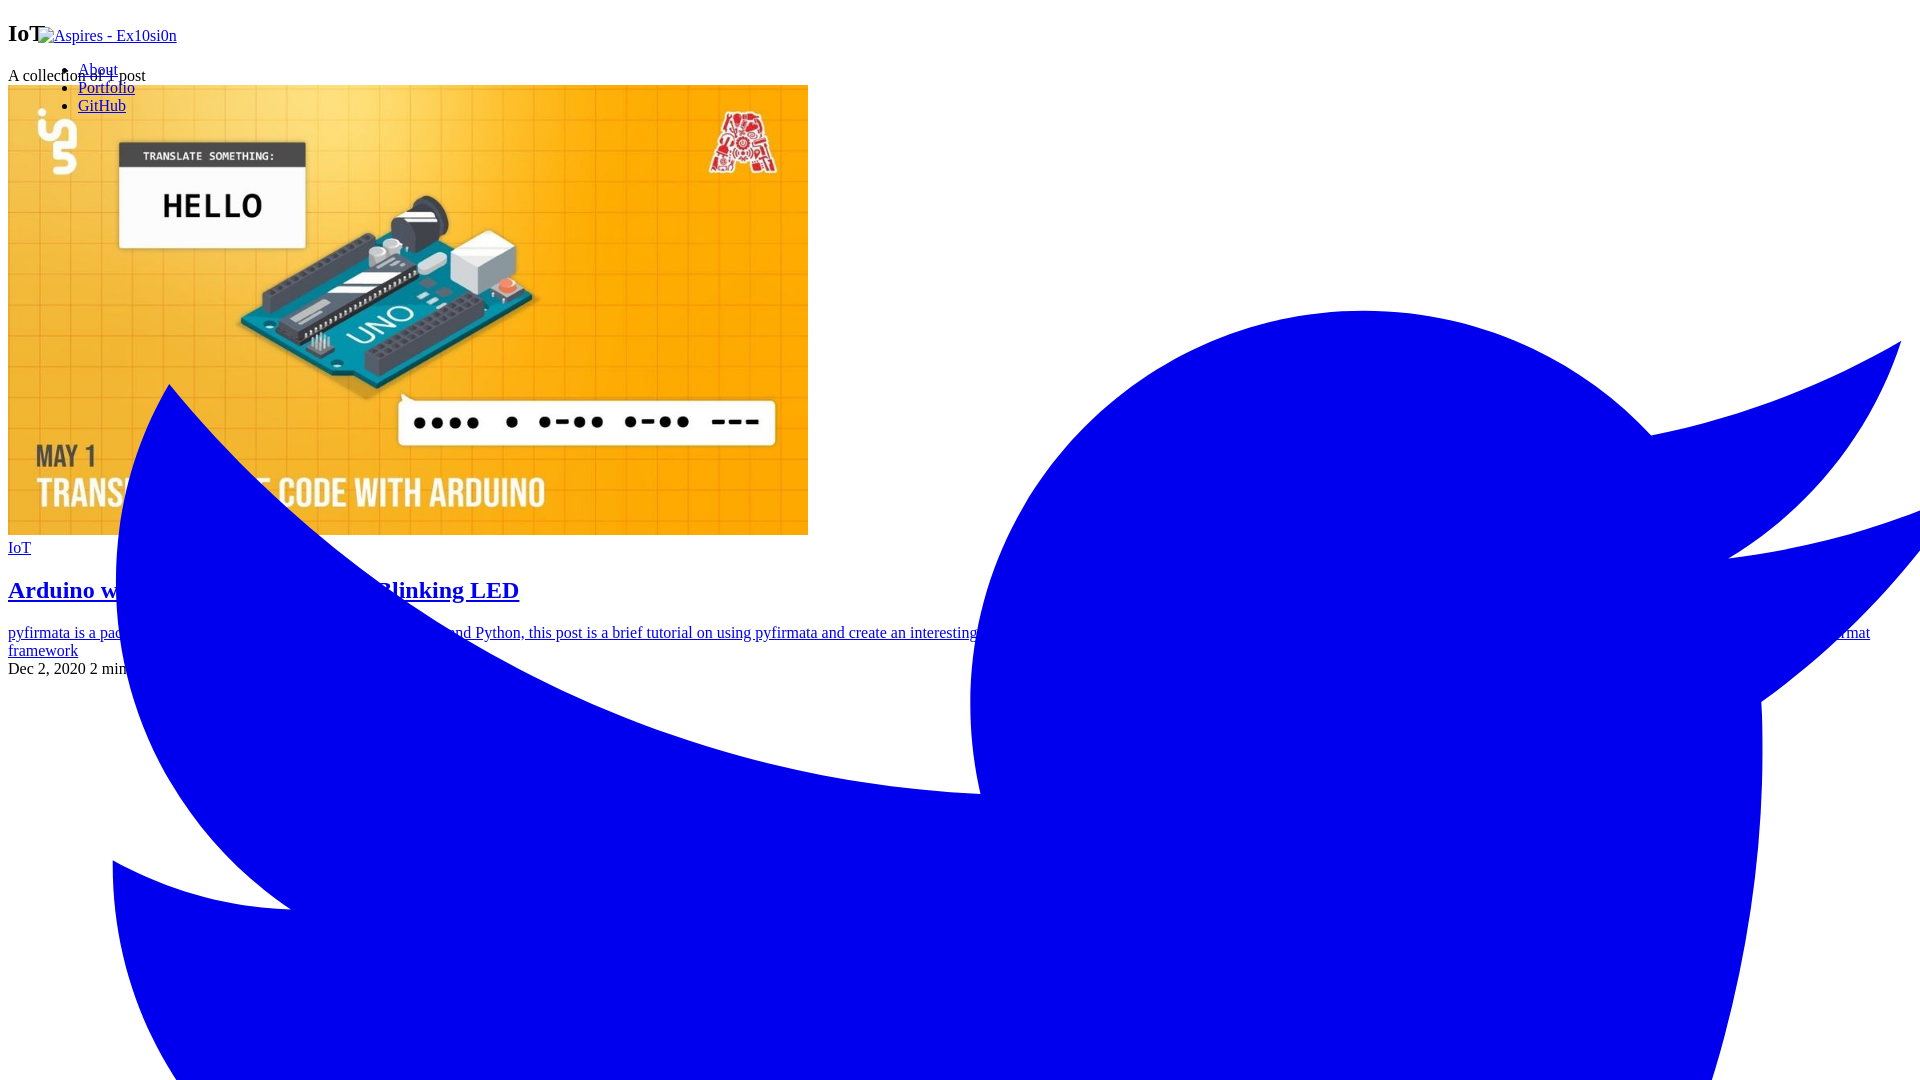 Image resolution: width=1920 pixels, height=1080 pixels. Describe the element at coordinates (77, 86) in the screenshot. I see `'Portfolio'` at that location.